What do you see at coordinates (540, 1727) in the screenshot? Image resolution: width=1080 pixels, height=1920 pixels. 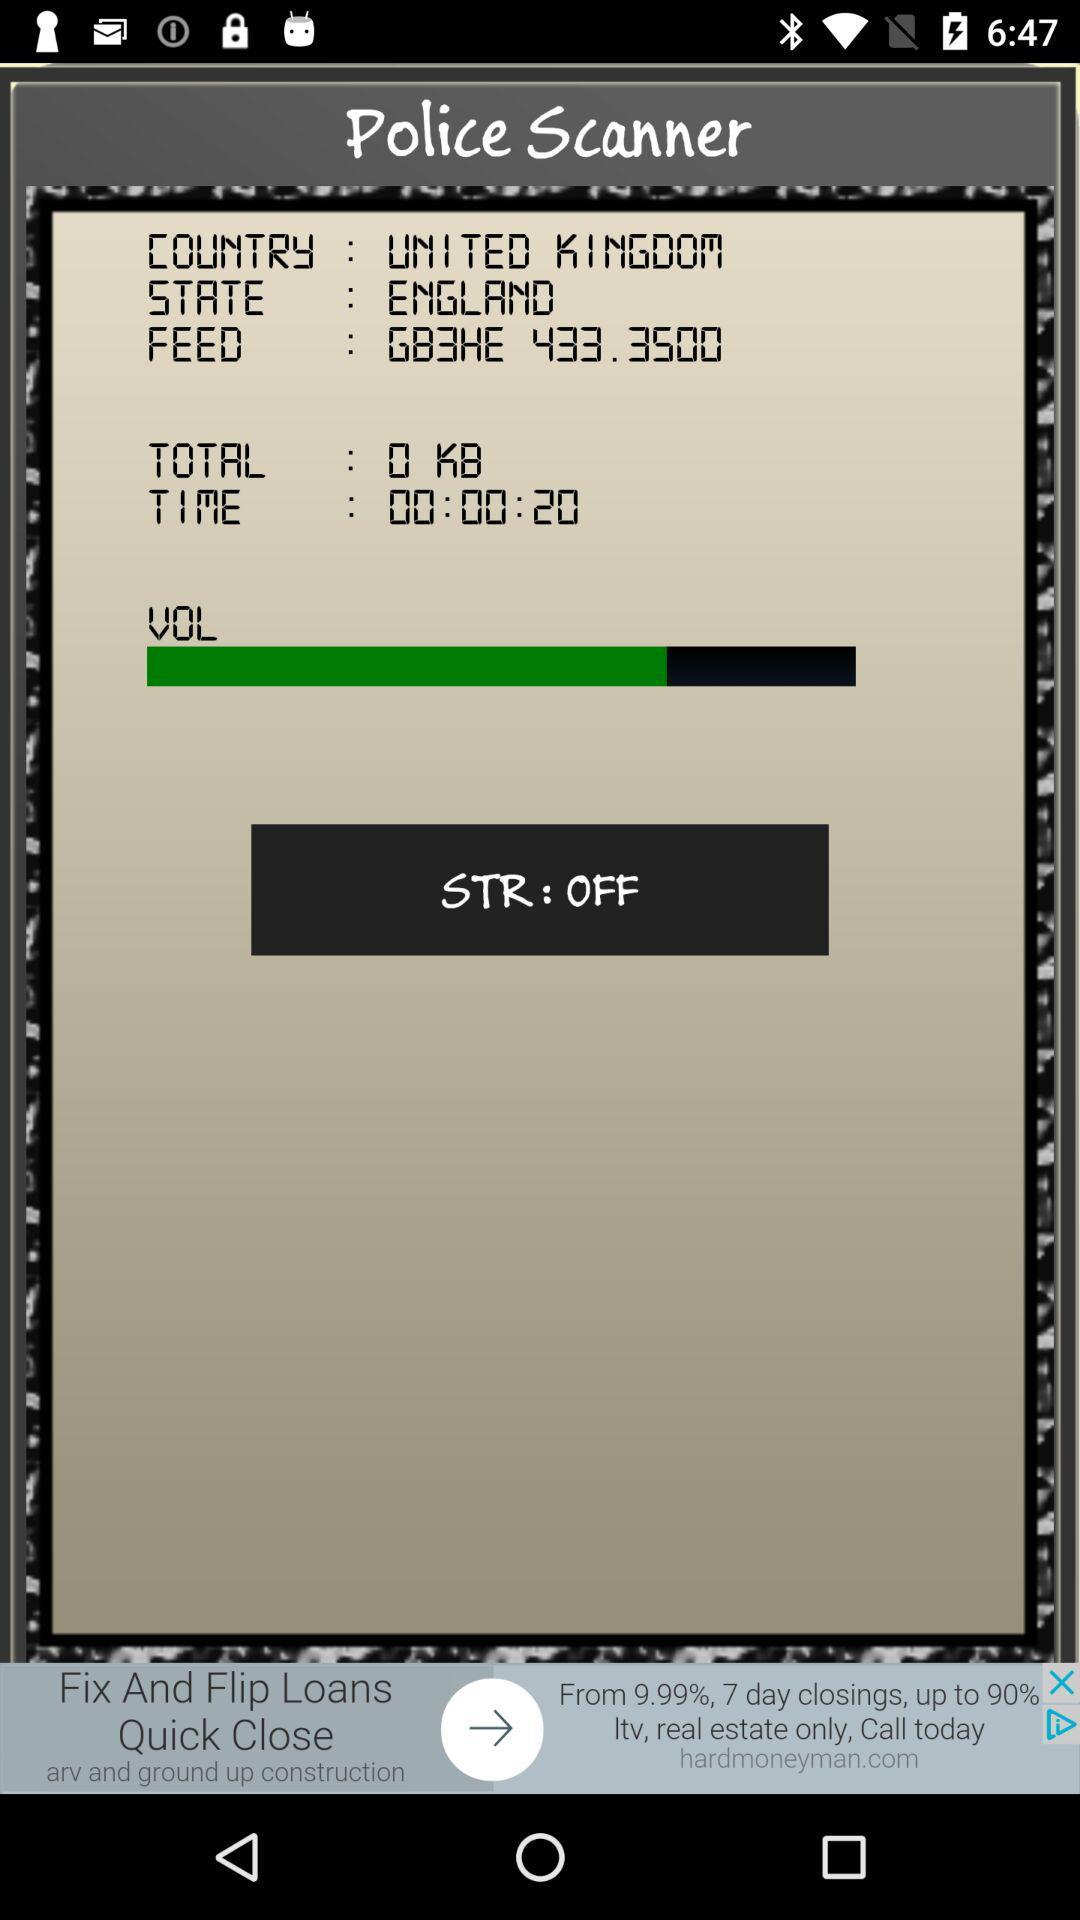 I see `open advertisement` at bounding box center [540, 1727].